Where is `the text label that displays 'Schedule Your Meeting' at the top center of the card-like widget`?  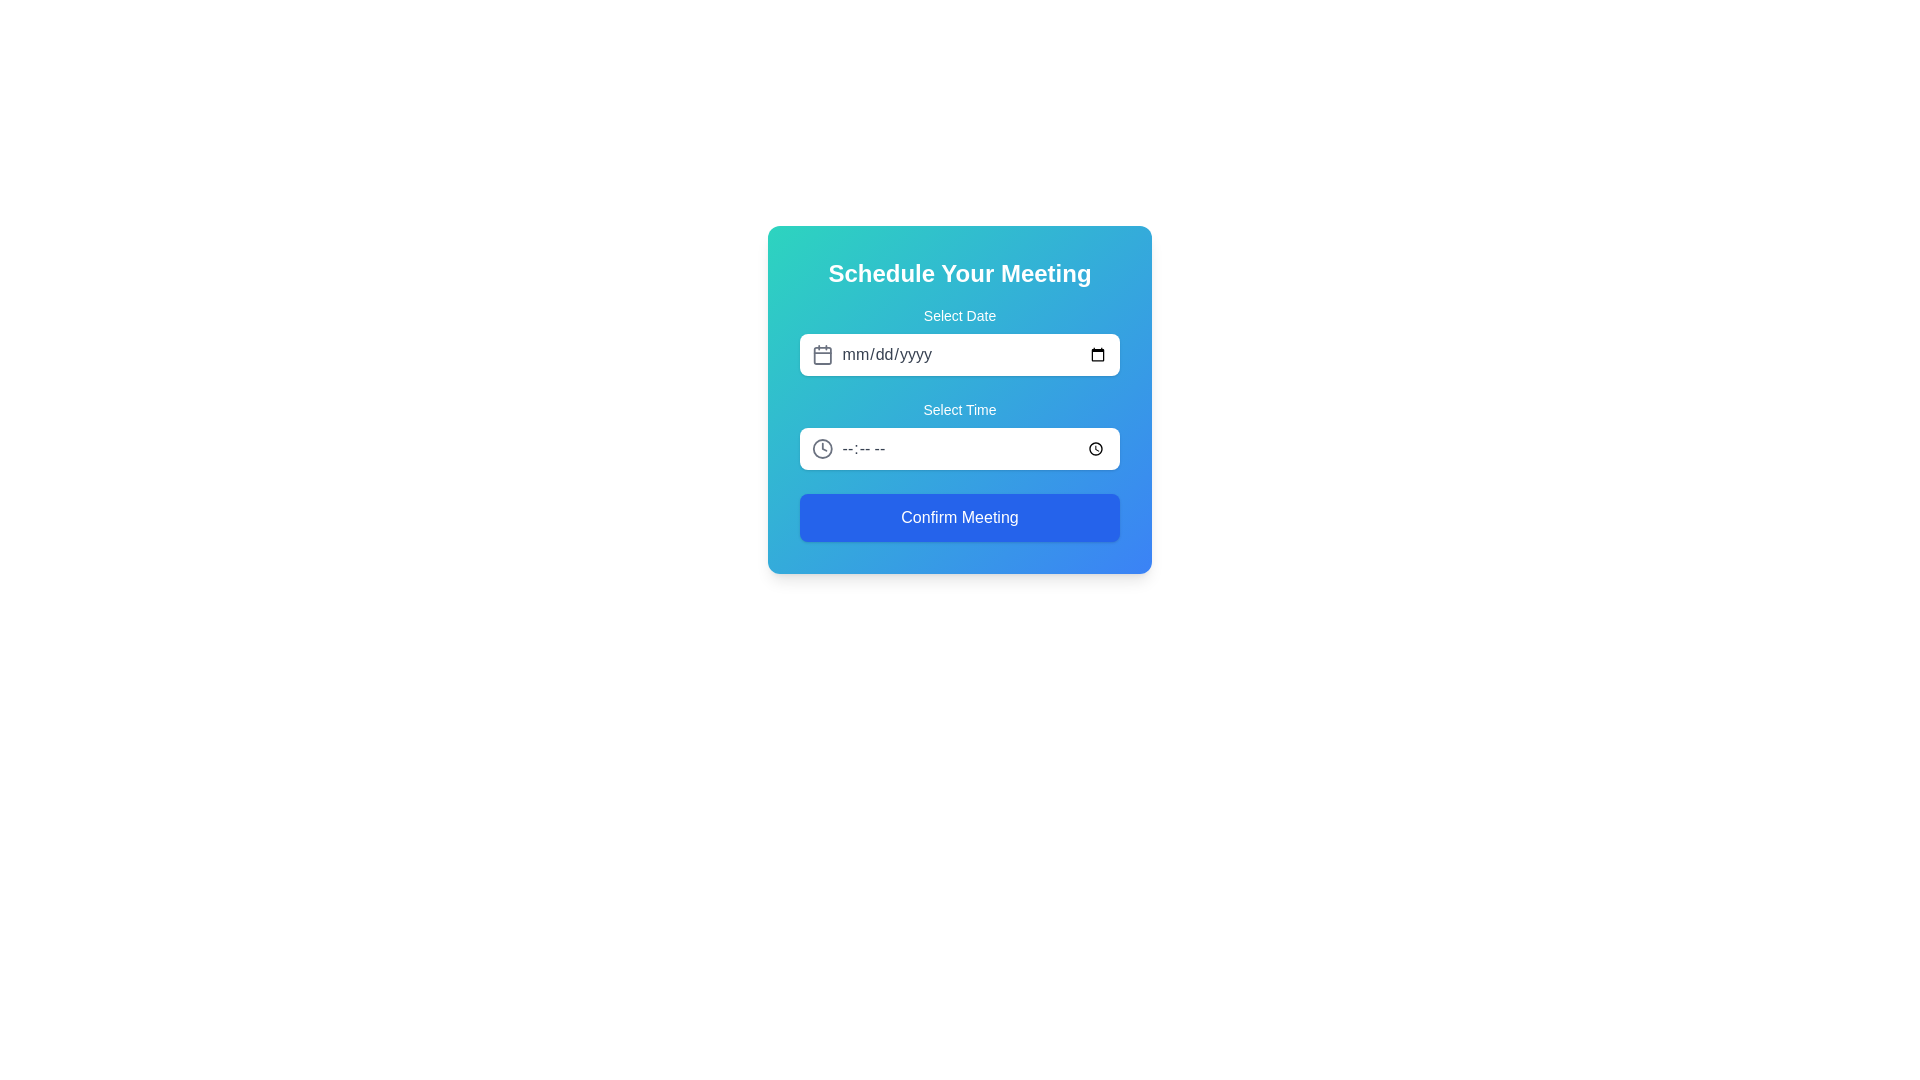
the text label that displays 'Schedule Your Meeting' at the top center of the card-like widget is located at coordinates (960, 273).